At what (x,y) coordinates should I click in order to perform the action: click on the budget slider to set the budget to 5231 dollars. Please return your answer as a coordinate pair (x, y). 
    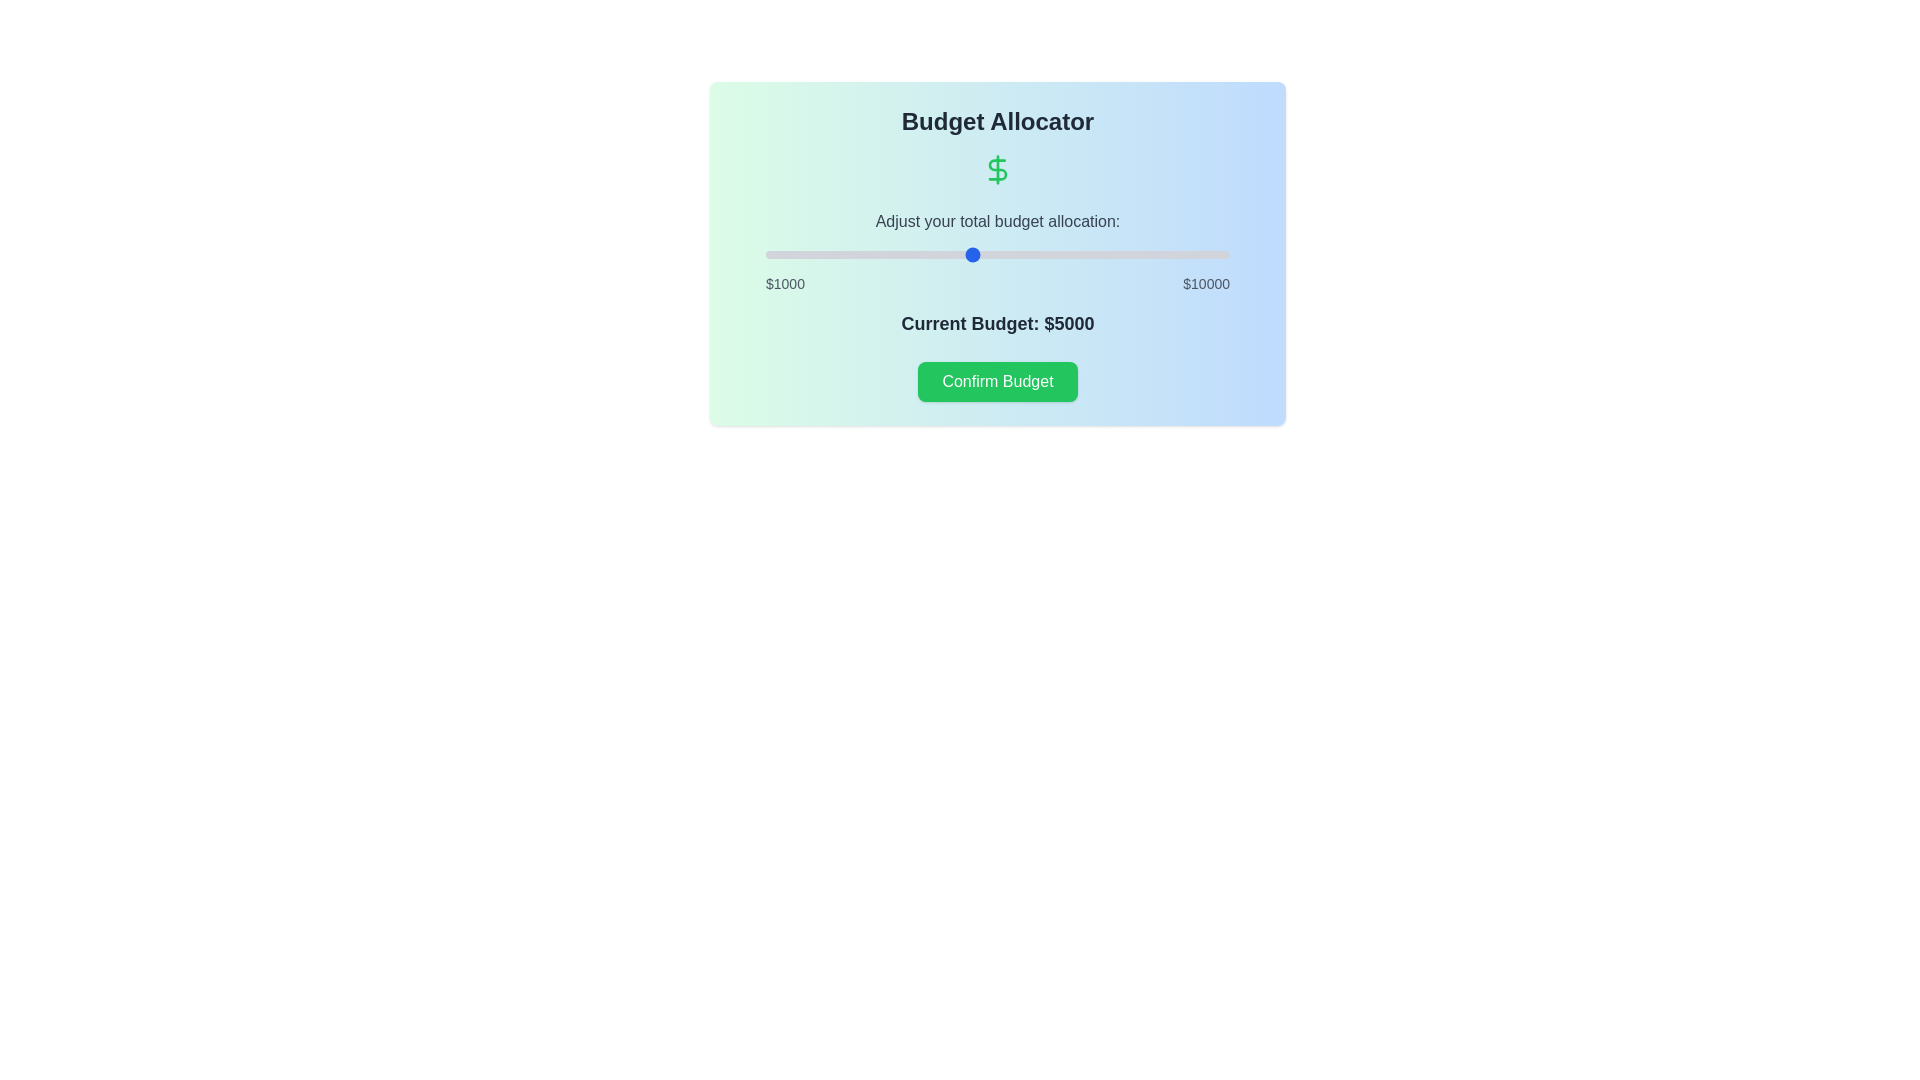
    Looking at the image, I should click on (984, 253).